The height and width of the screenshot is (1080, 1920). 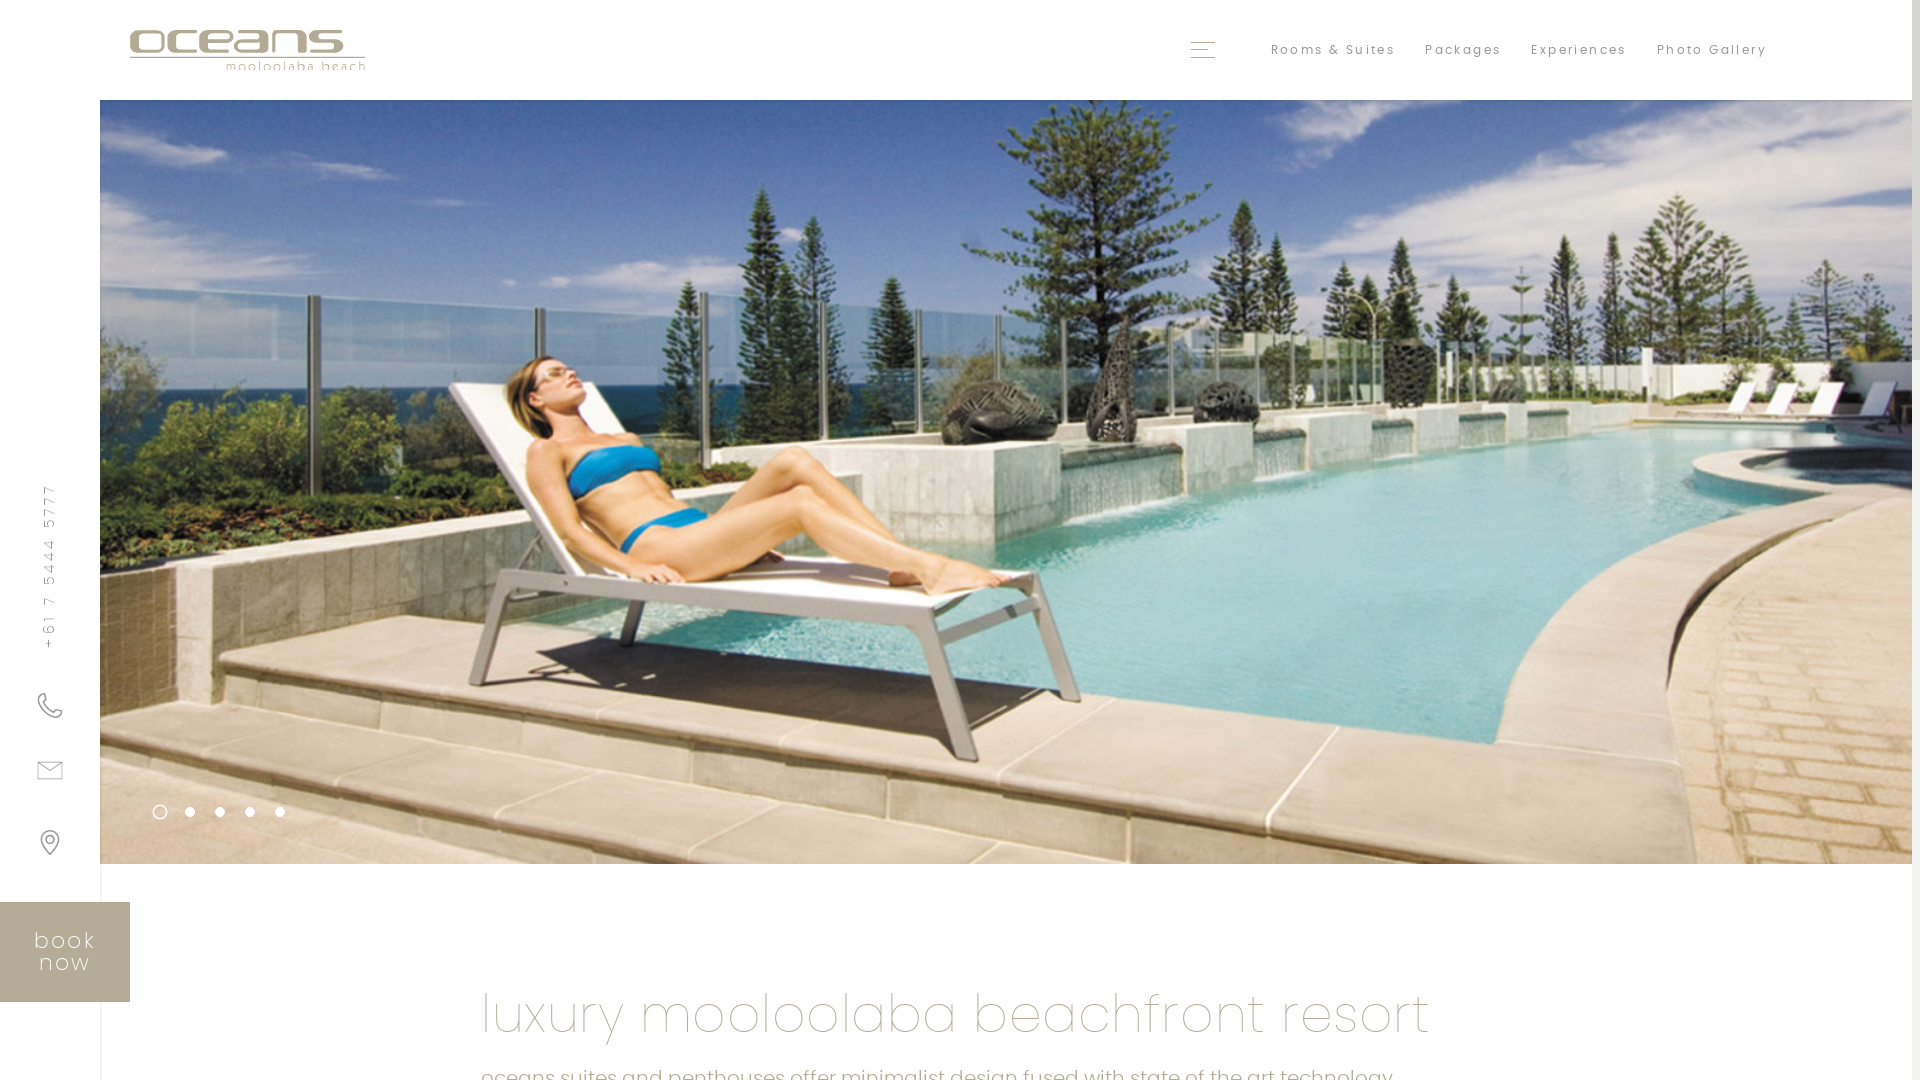 What do you see at coordinates (278, 812) in the screenshot?
I see `'5'` at bounding box center [278, 812].